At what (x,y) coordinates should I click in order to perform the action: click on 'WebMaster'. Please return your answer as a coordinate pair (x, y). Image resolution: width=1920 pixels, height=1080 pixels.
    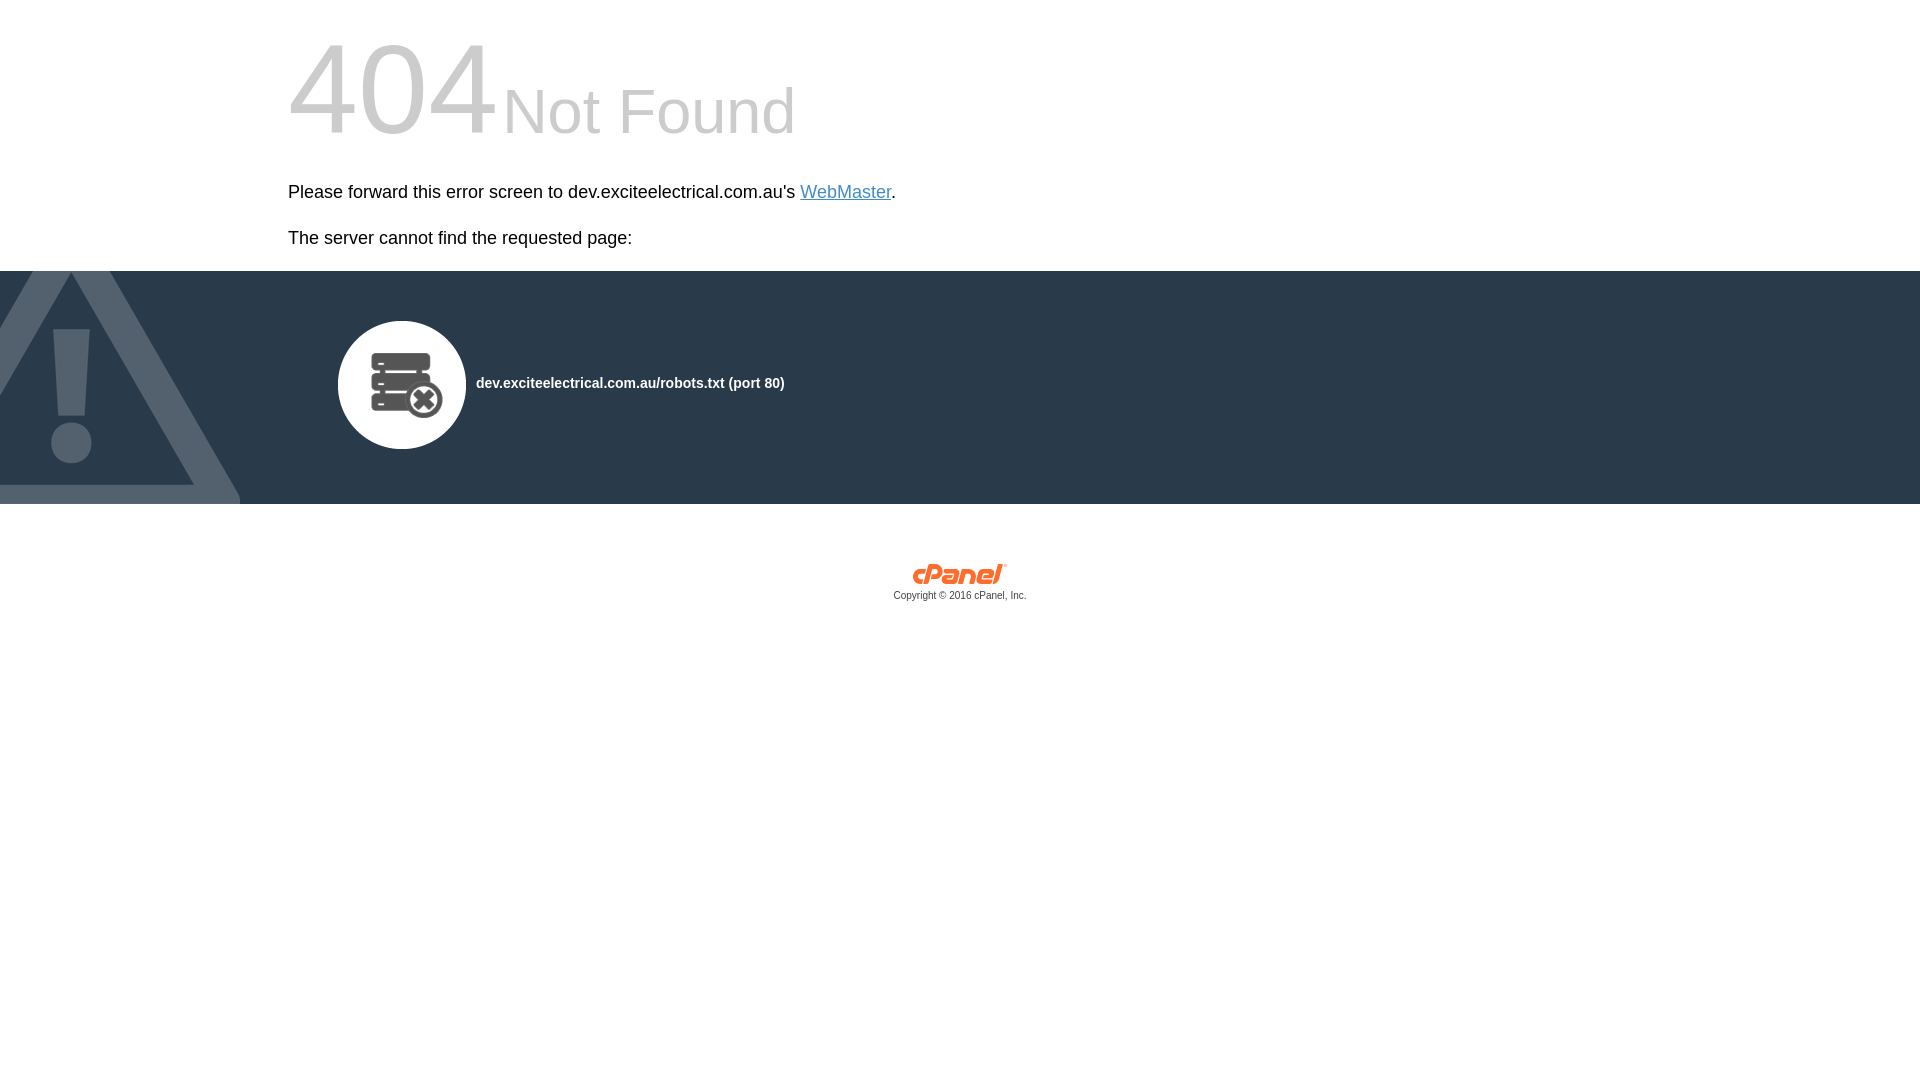
    Looking at the image, I should click on (845, 192).